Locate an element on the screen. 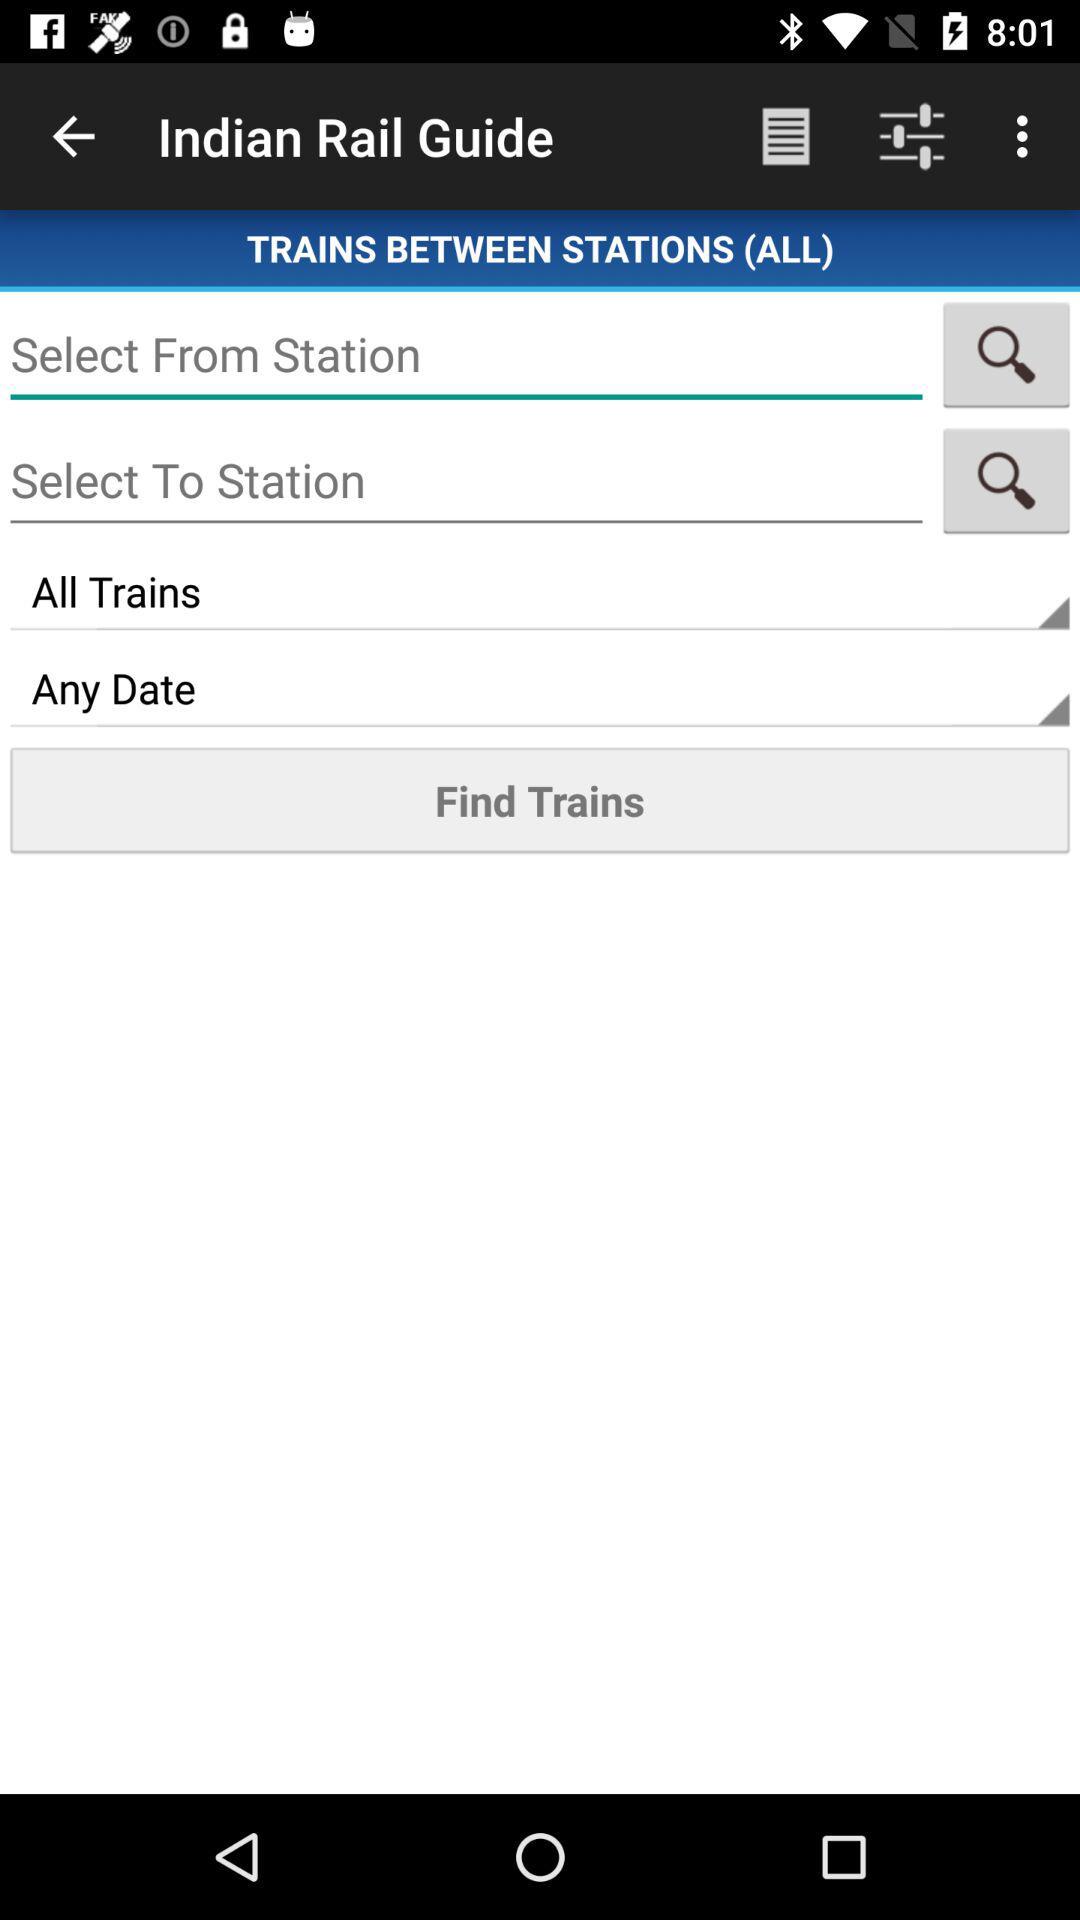  search app is located at coordinates (1006, 480).